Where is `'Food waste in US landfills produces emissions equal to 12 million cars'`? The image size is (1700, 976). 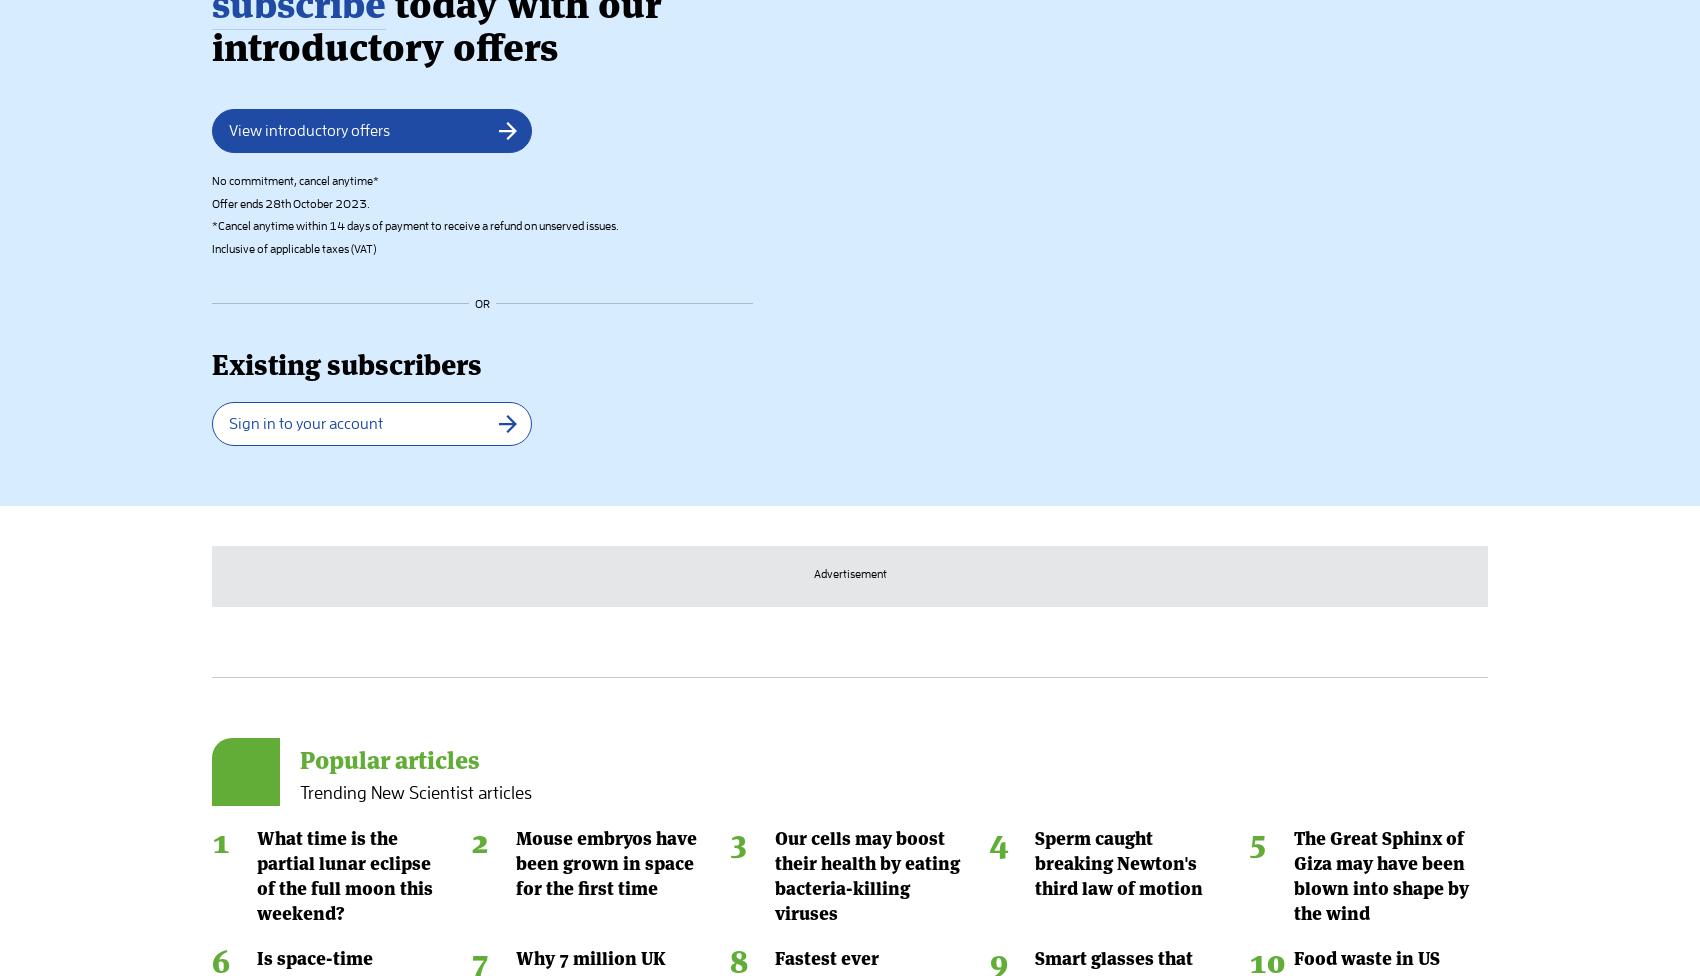 'Food waste in US landfills produces emissions equal to 12 million cars' is located at coordinates (1293, 214).